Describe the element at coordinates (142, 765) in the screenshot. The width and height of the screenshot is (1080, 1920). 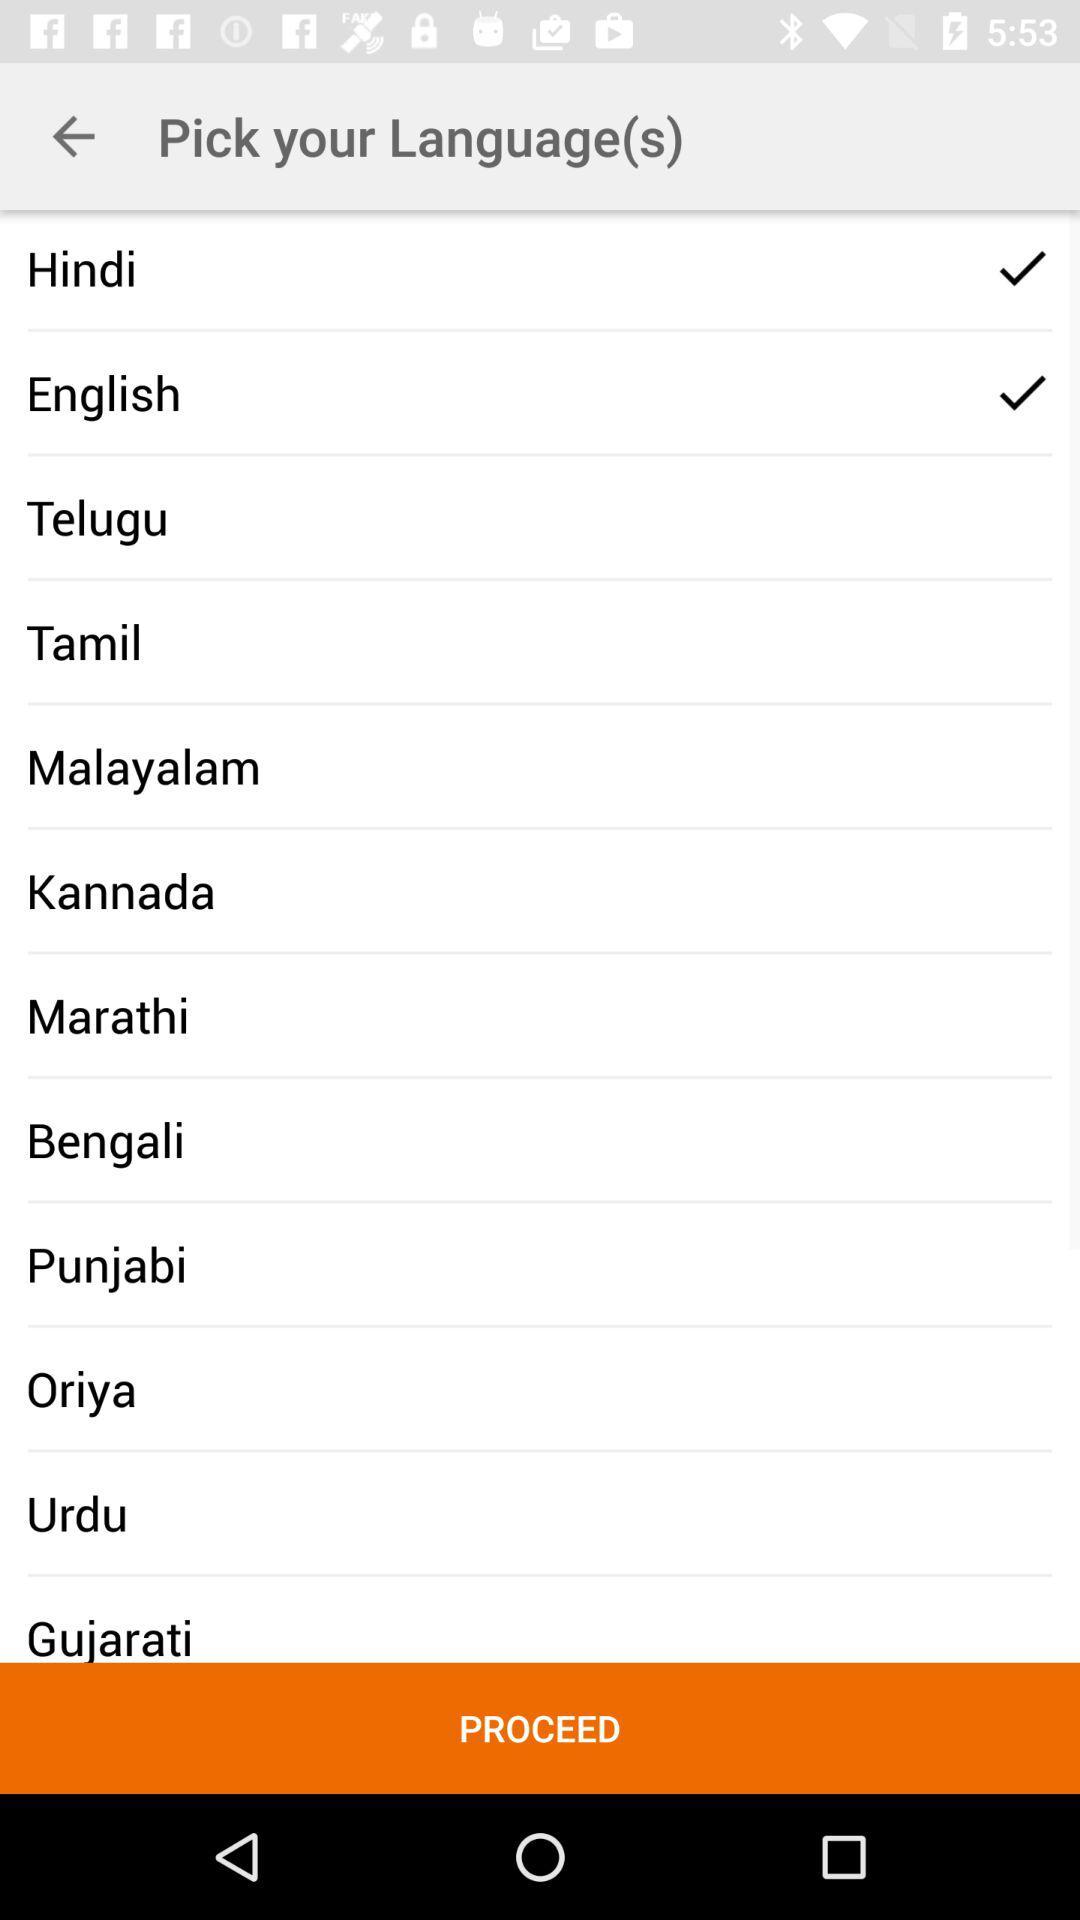
I see `item below the tamil item` at that location.